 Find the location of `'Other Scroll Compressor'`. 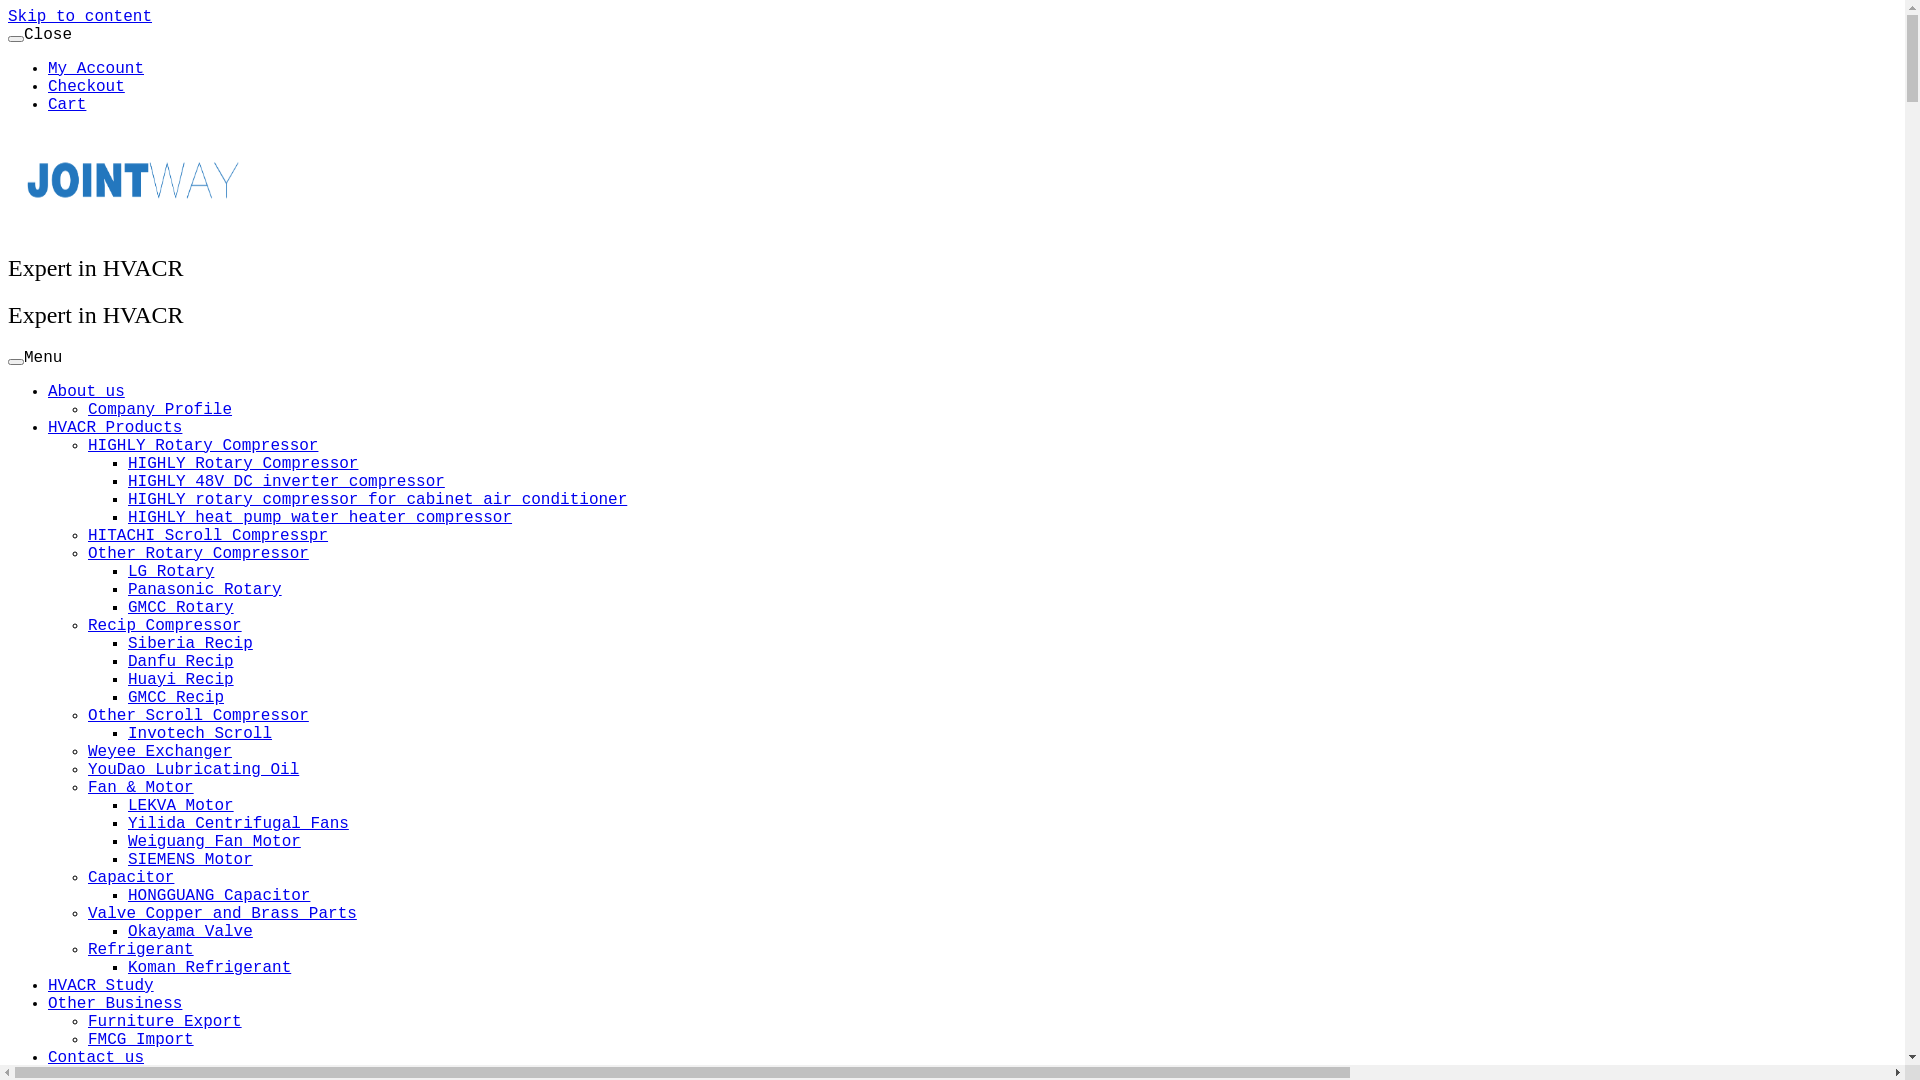

'Other Scroll Compressor' is located at coordinates (198, 715).